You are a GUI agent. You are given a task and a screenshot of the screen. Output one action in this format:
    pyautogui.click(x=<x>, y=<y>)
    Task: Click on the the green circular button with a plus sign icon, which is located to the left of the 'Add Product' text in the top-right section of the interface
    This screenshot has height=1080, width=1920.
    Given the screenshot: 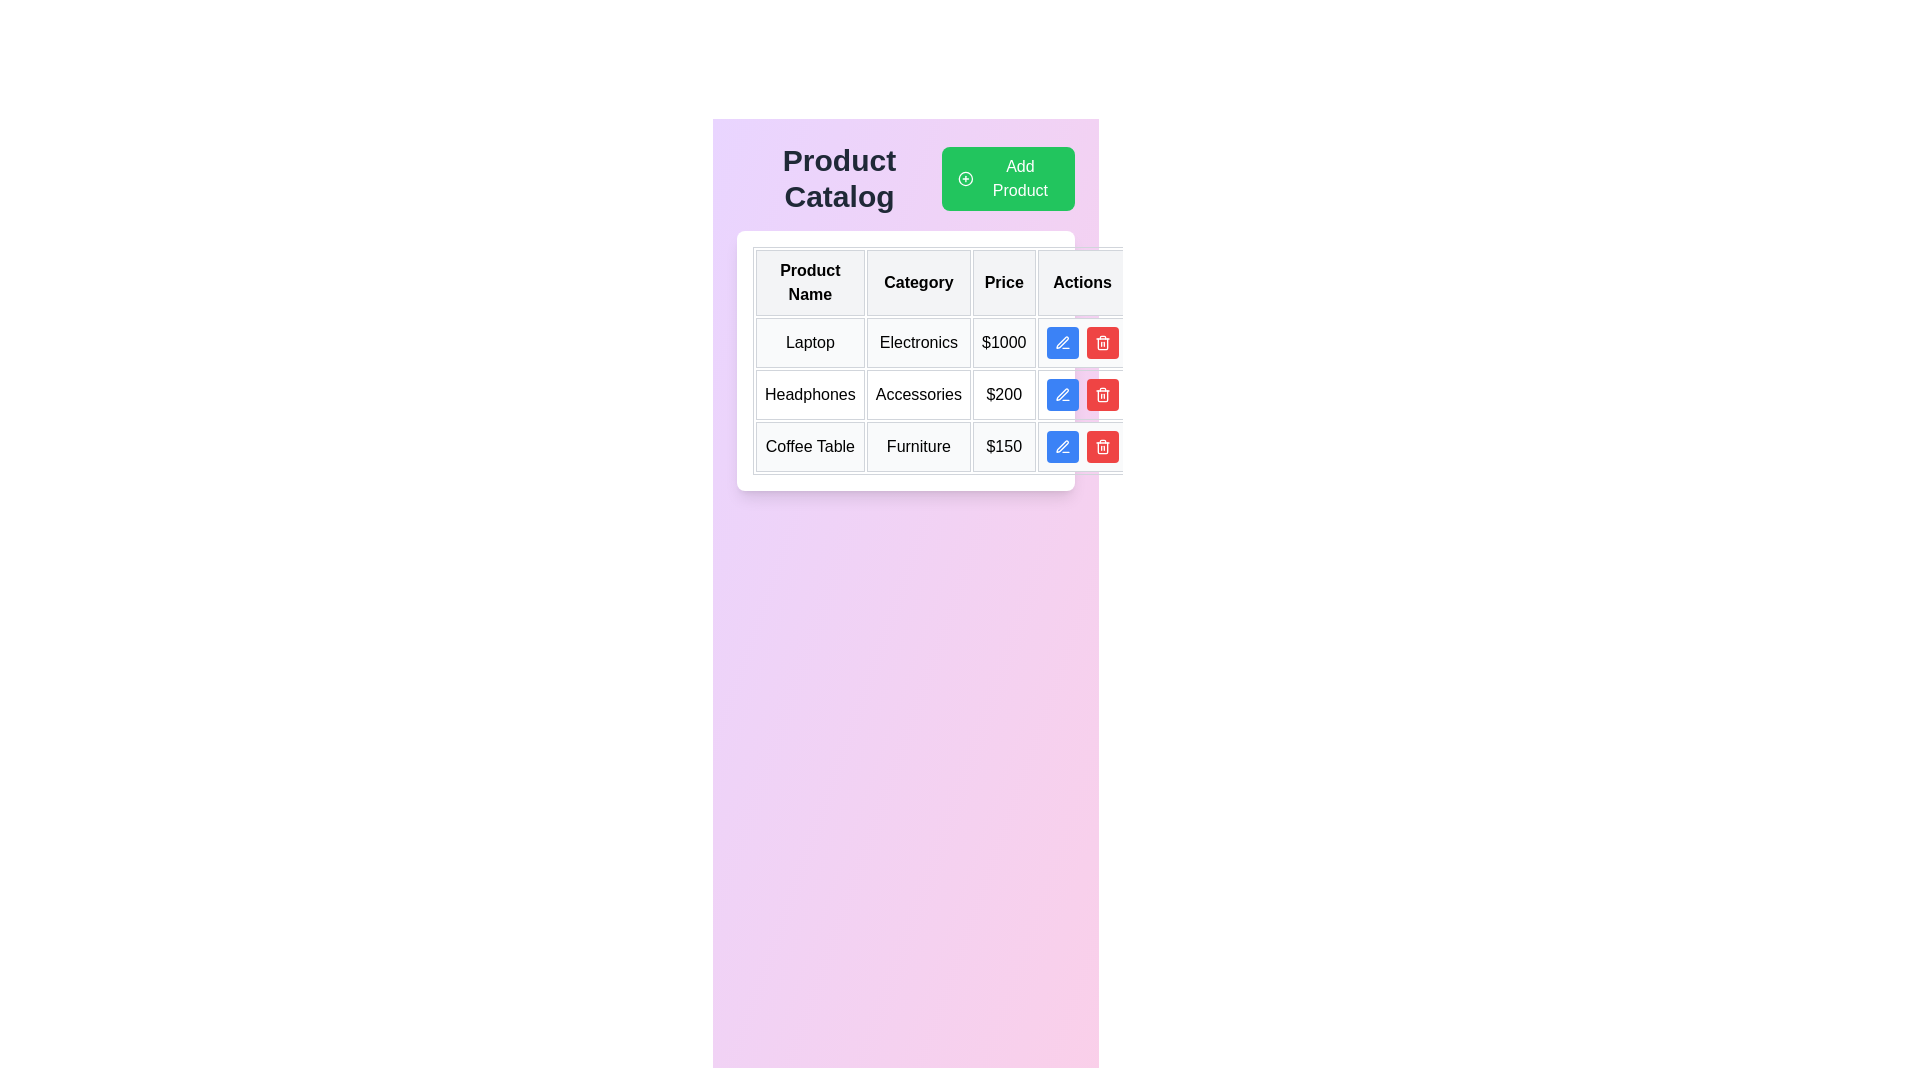 What is the action you would take?
    pyautogui.click(x=965, y=177)
    